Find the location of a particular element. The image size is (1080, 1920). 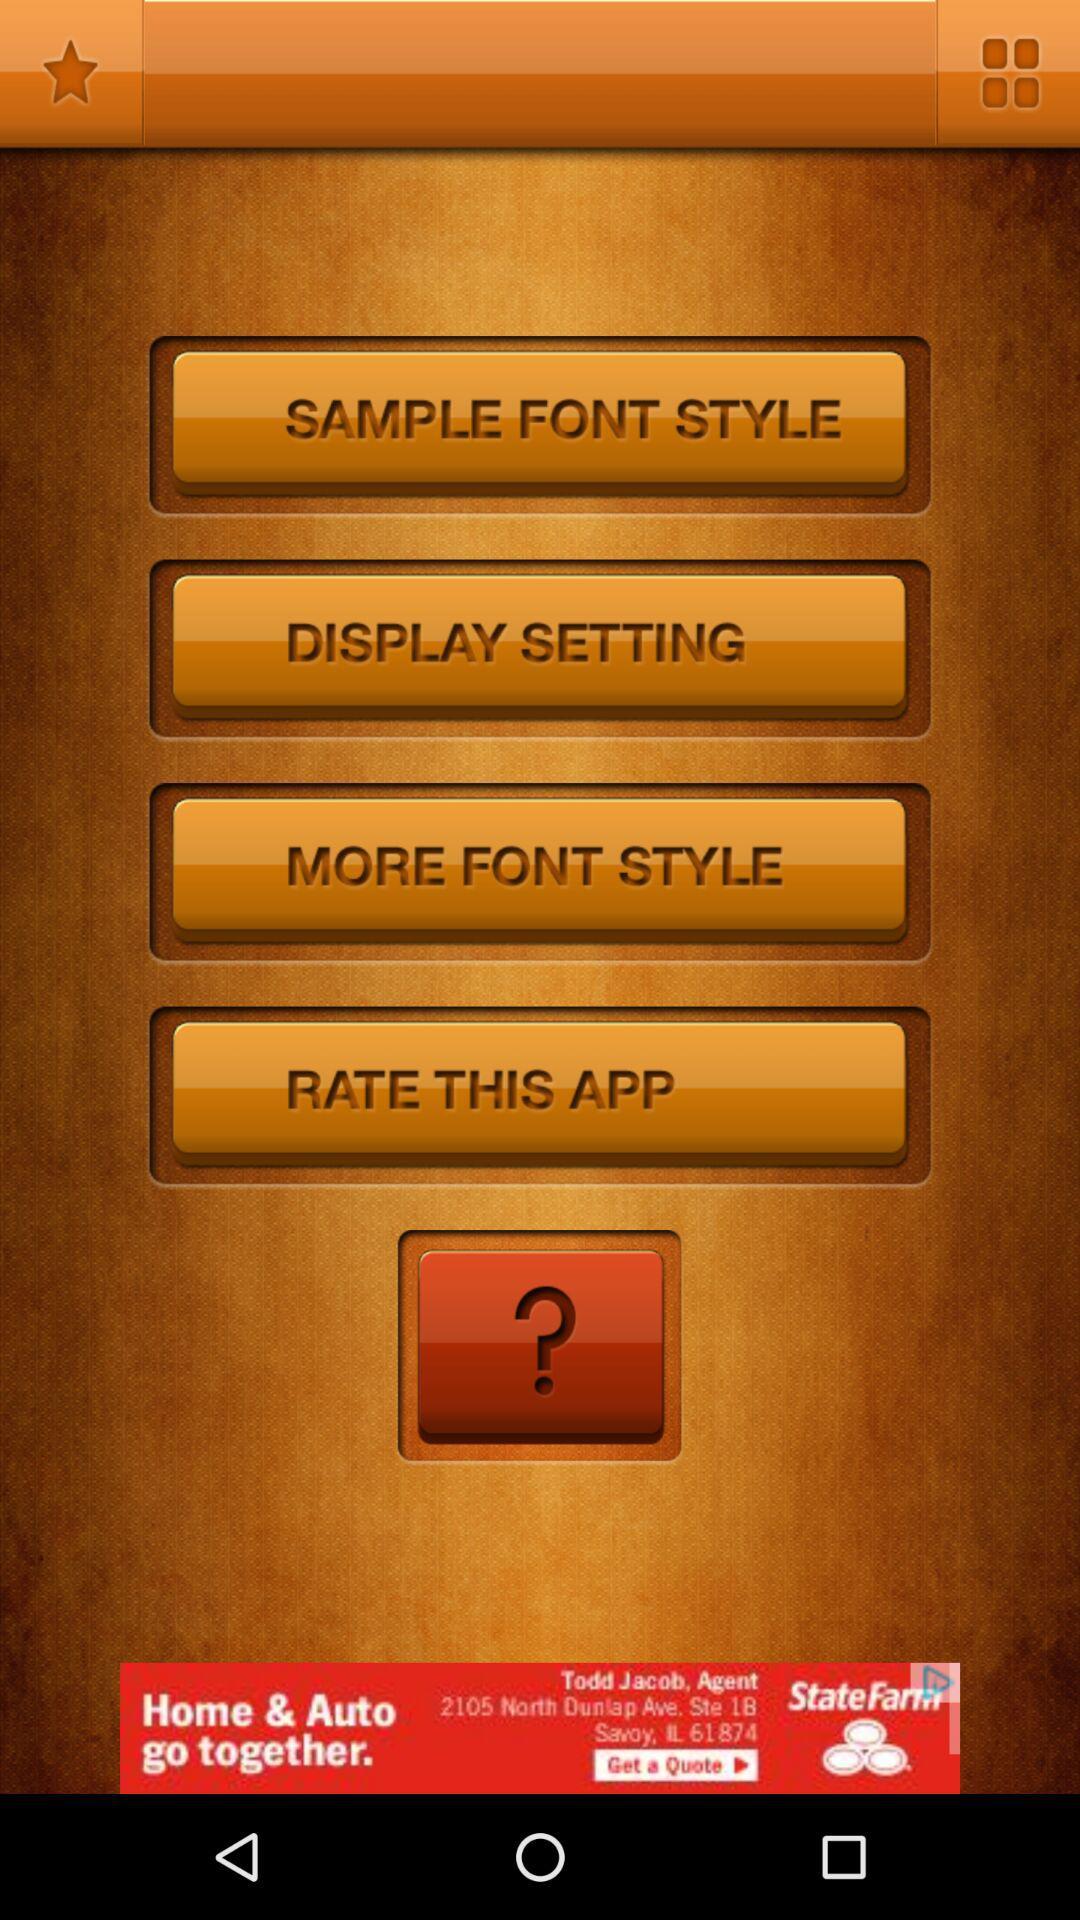

choose button is located at coordinates (540, 1097).